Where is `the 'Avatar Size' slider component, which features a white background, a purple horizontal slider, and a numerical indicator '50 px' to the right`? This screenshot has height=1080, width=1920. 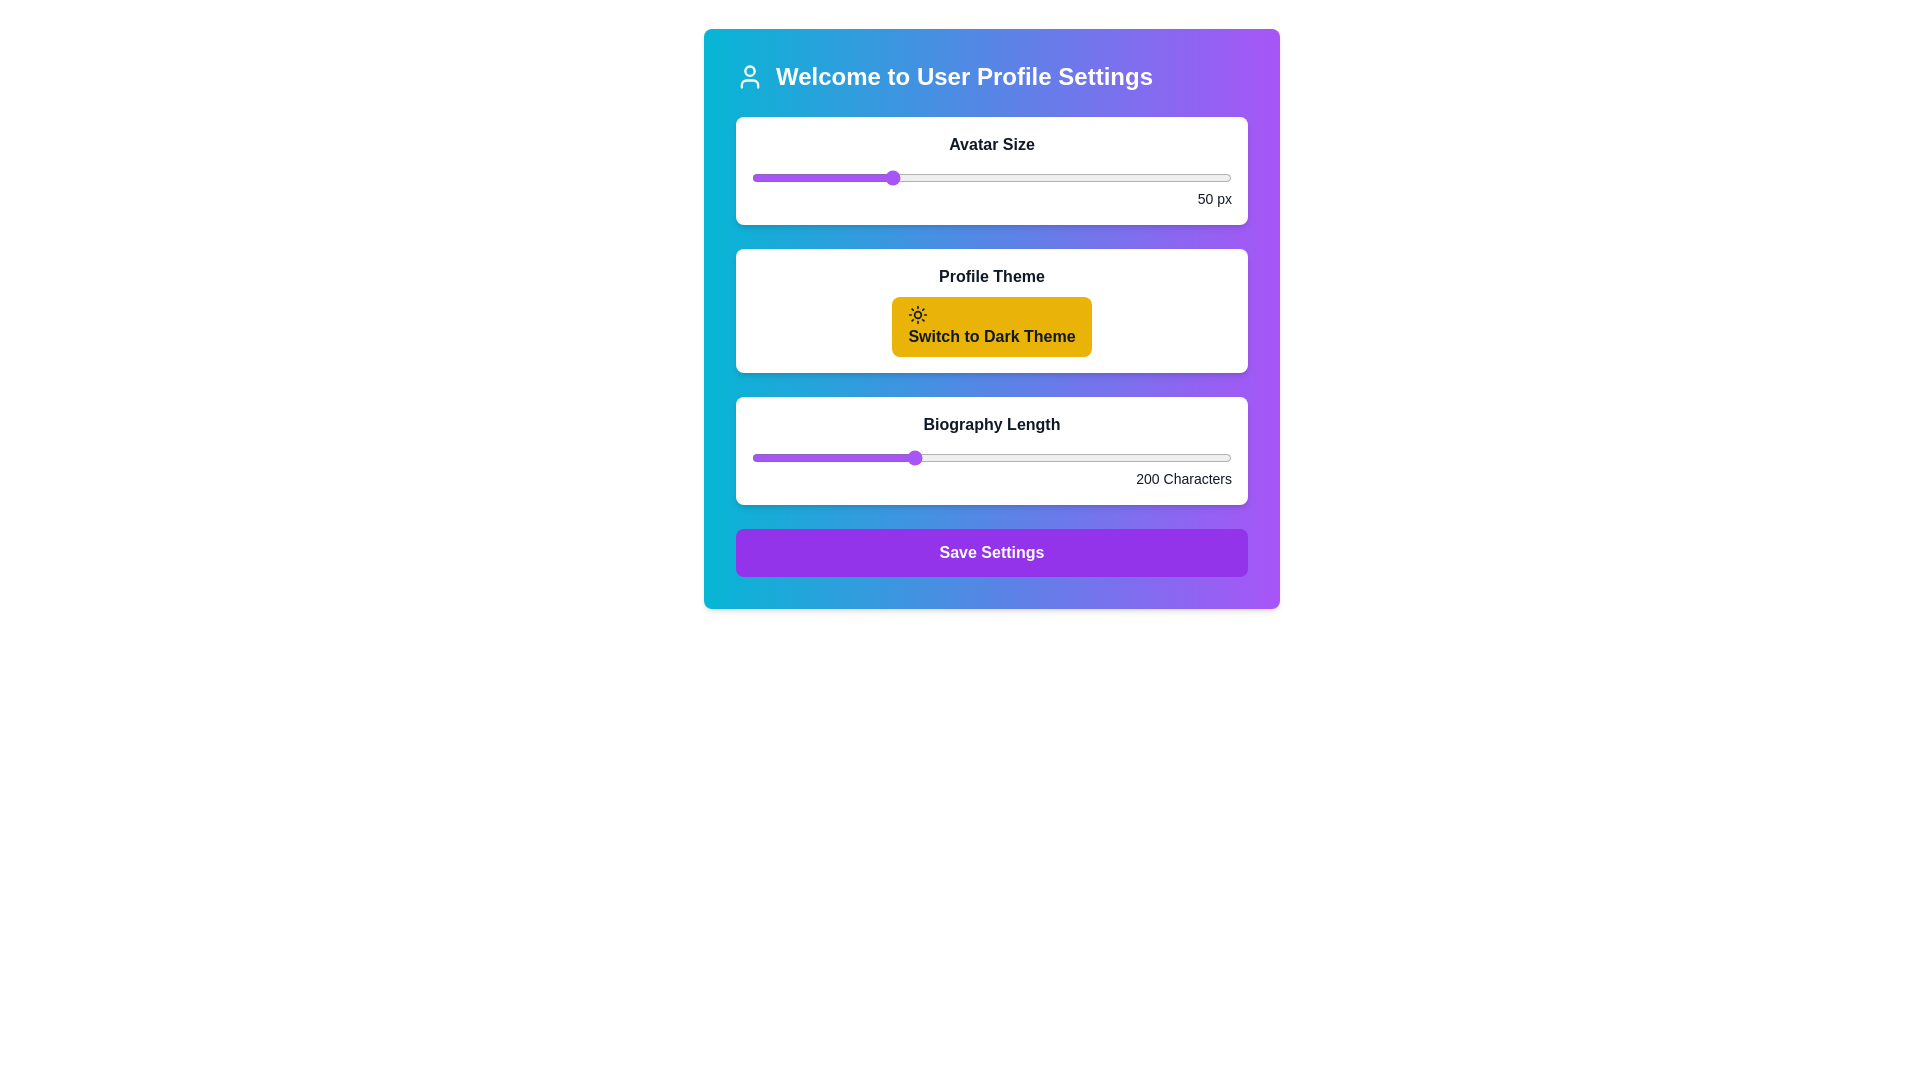 the 'Avatar Size' slider component, which features a white background, a purple horizontal slider, and a numerical indicator '50 px' to the right is located at coordinates (992, 169).